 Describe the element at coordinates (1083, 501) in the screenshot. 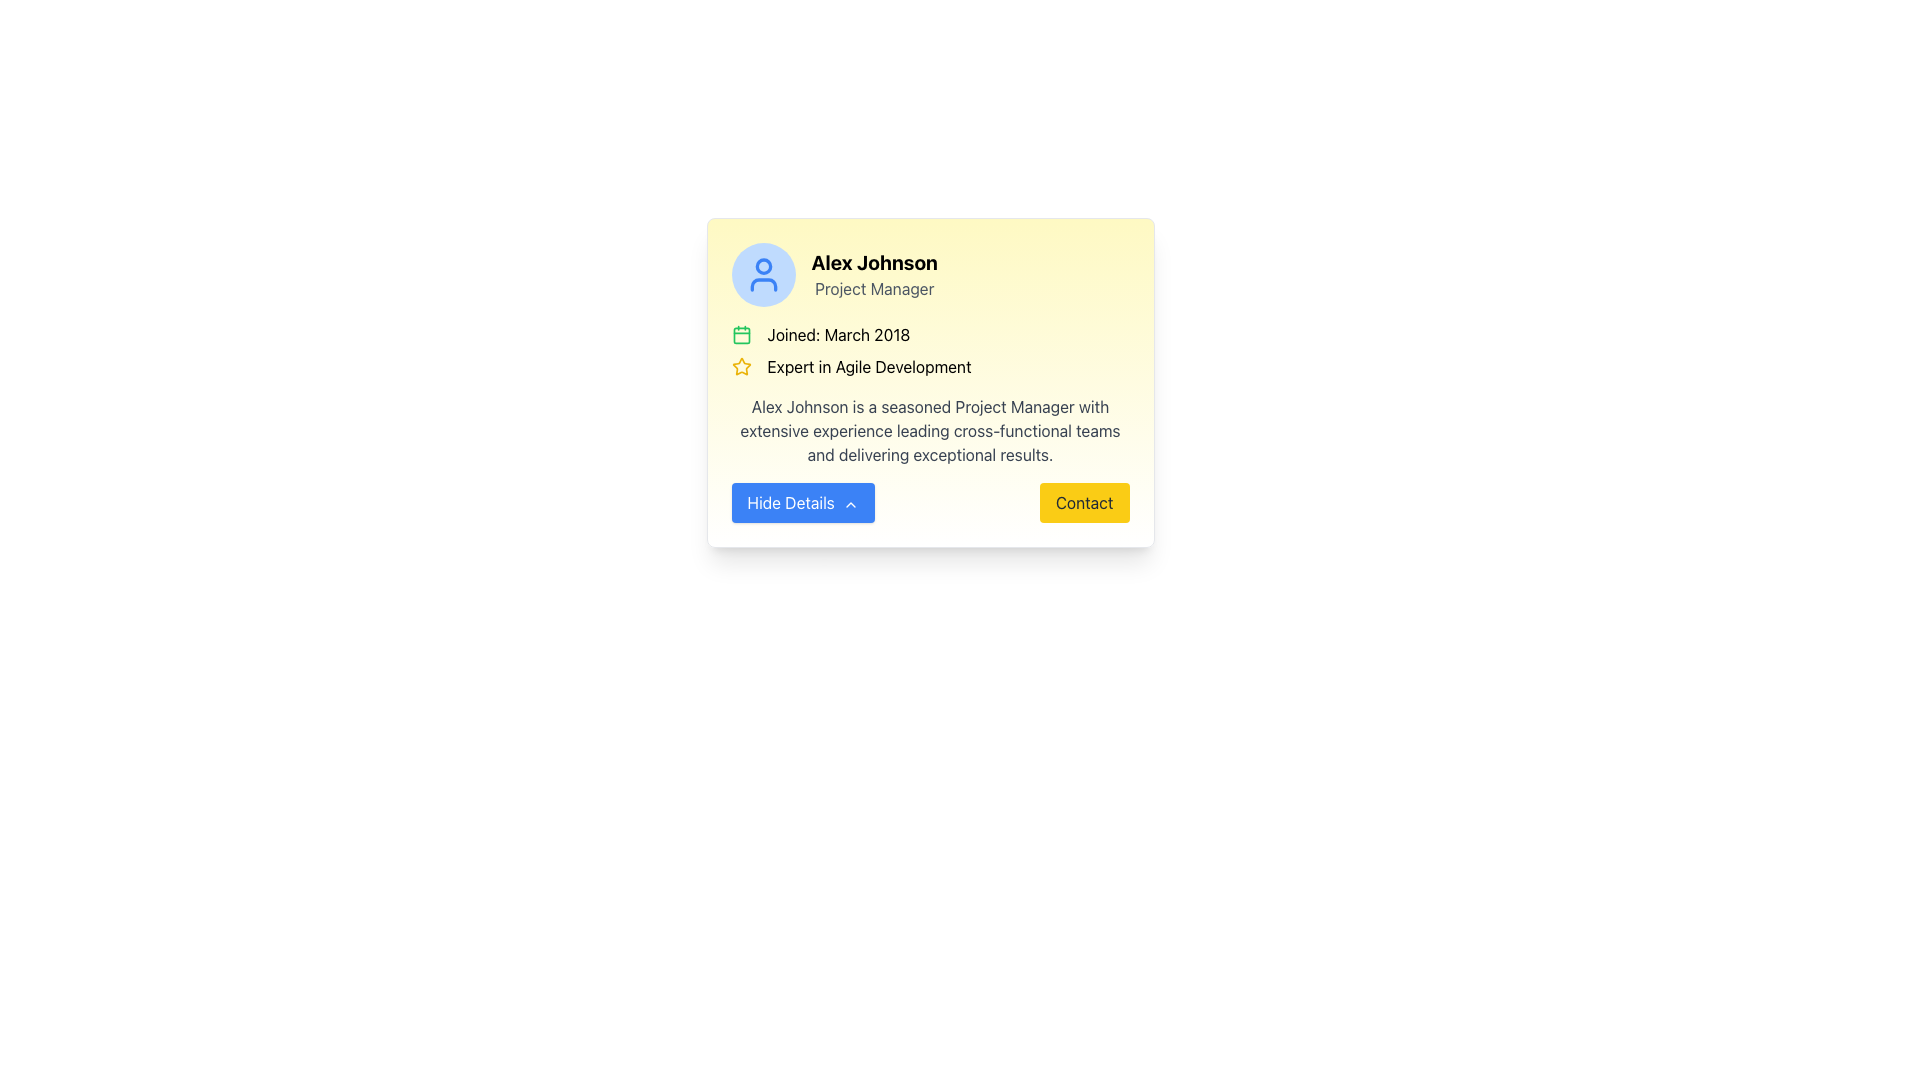

I see `the 'Contact' button, which is a rectangular button with rounded corners, a yellow background, and black centered text, located in the bottom-right corner of a card component` at that location.